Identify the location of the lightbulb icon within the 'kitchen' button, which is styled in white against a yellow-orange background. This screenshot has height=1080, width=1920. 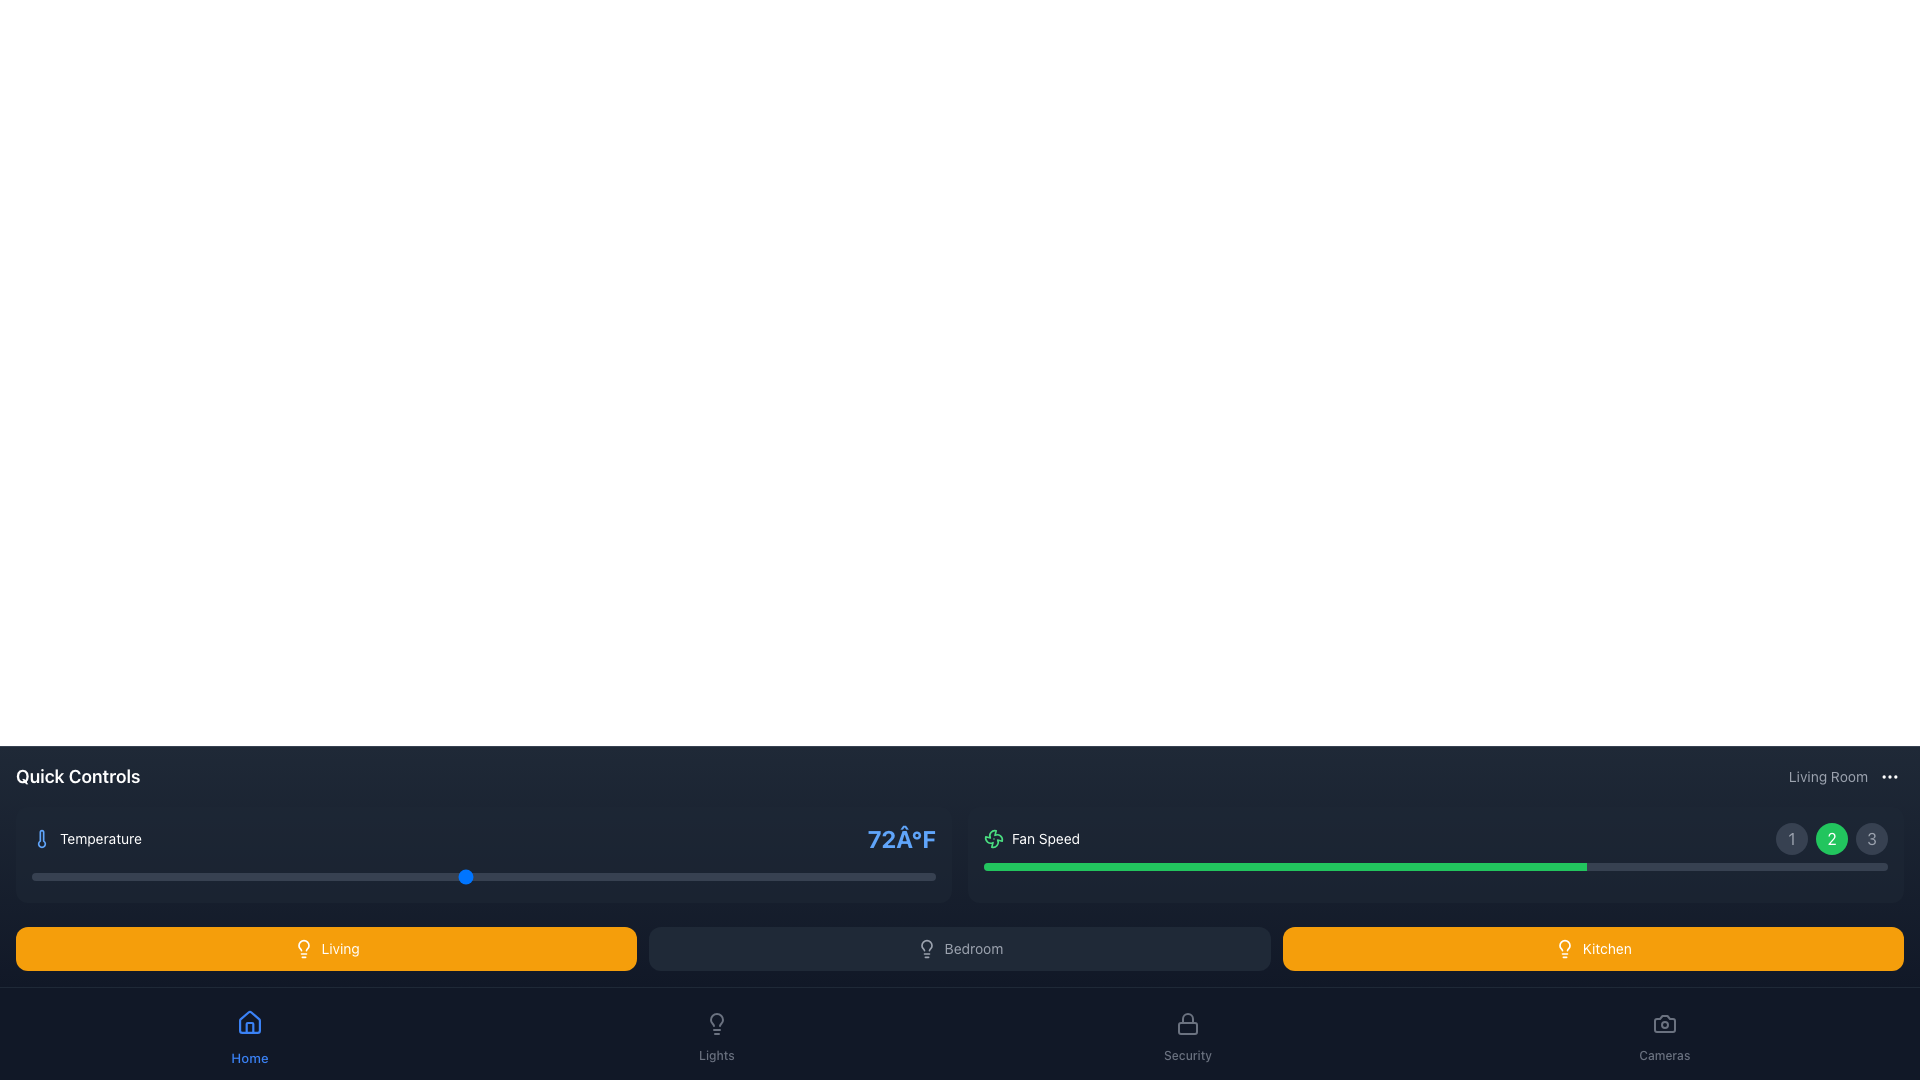
(1563, 947).